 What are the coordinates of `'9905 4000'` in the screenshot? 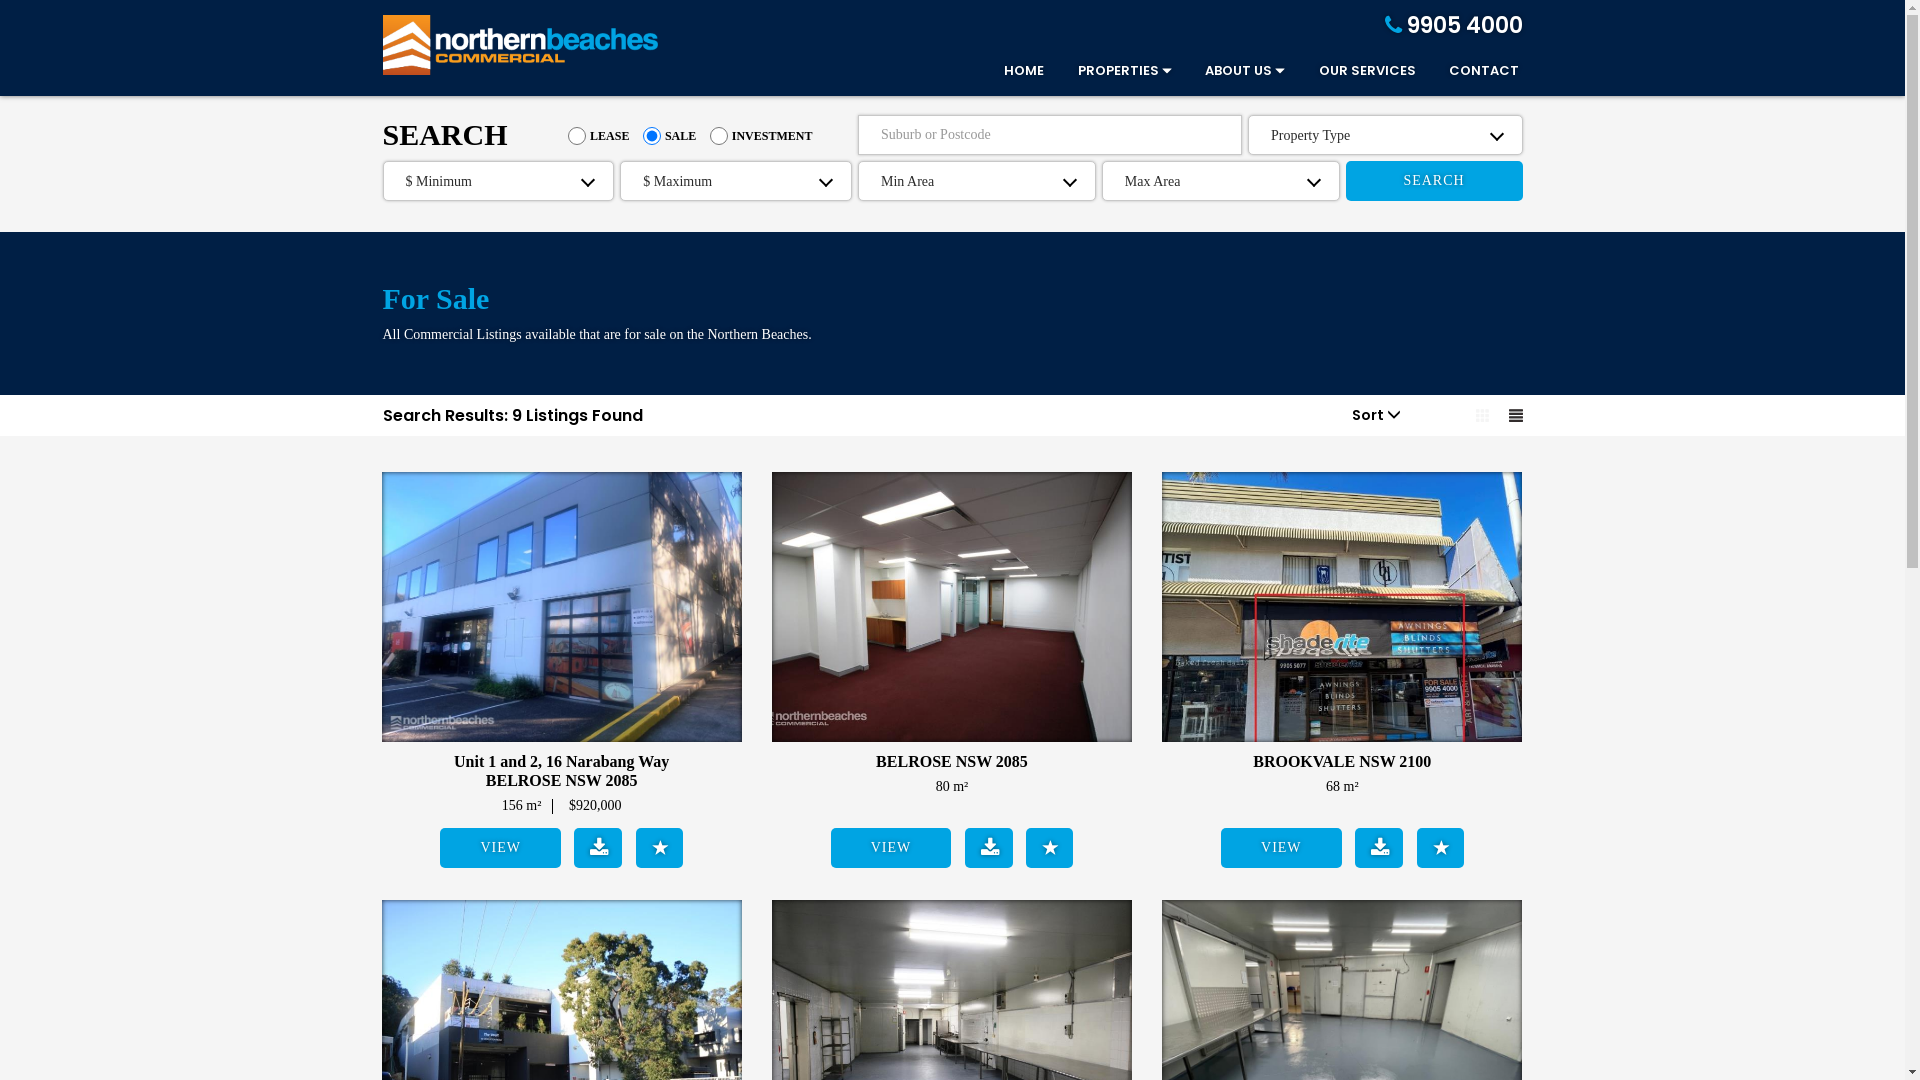 It's located at (1453, 25).